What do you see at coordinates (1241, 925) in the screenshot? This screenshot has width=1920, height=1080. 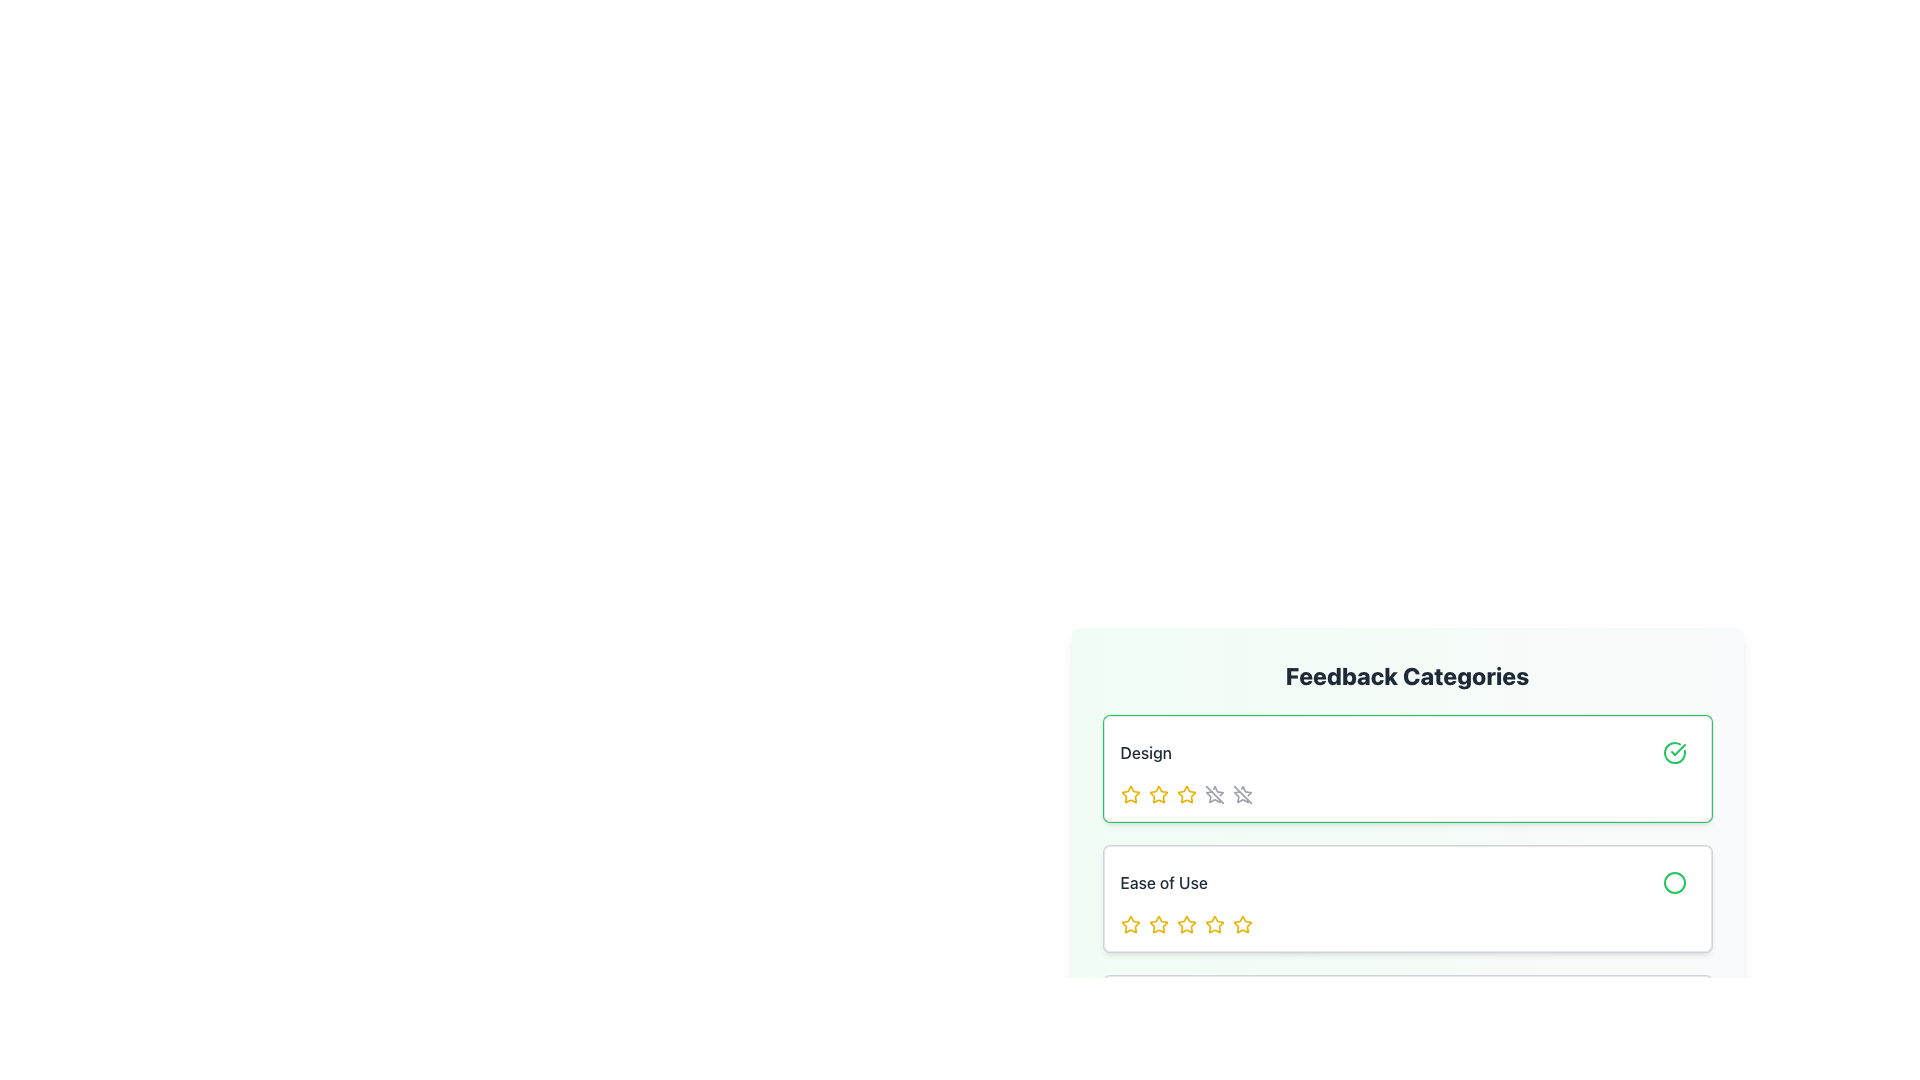 I see `the fifth yellow star icon` at bounding box center [1241, 925].